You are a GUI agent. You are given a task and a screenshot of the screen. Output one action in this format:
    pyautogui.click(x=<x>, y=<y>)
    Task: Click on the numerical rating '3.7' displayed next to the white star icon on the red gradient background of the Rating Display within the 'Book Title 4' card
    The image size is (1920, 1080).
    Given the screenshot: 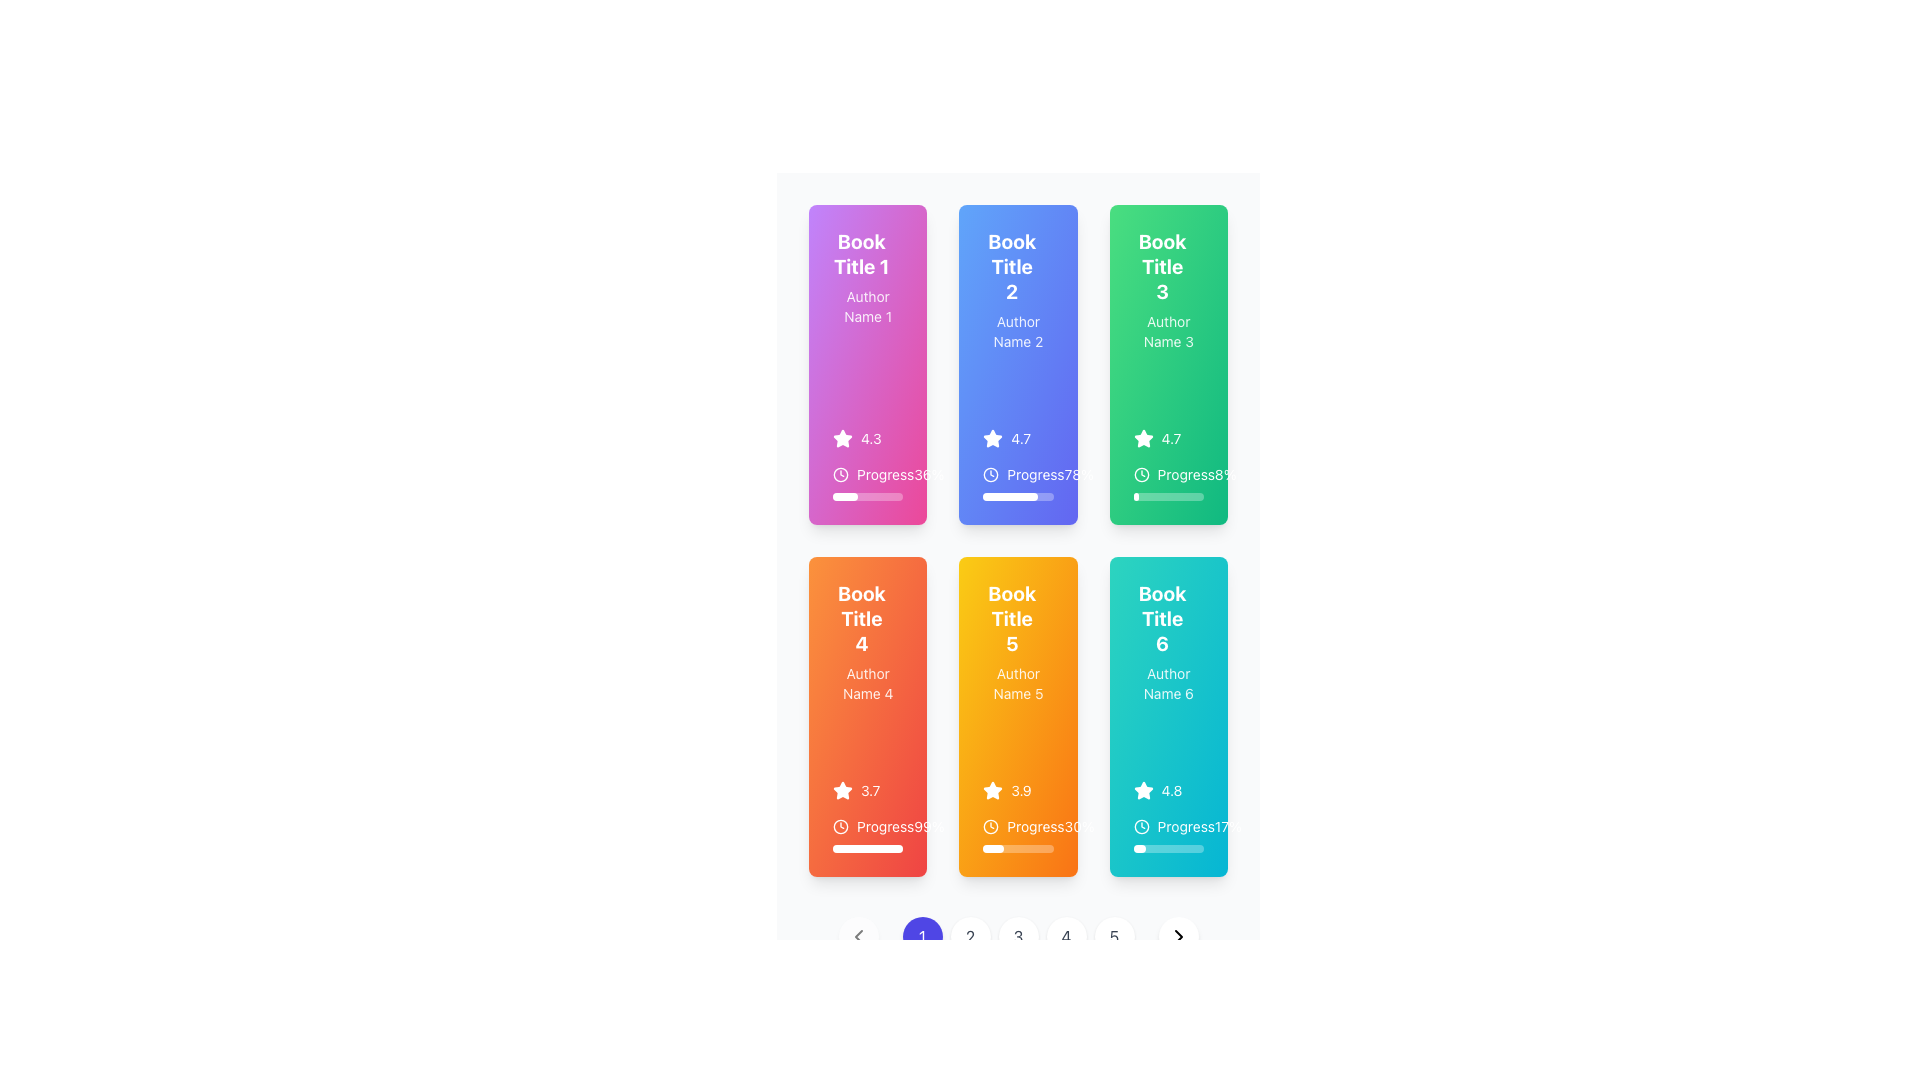 What is the action you would take?
    pyautogui.click(x=868, y=789)
    